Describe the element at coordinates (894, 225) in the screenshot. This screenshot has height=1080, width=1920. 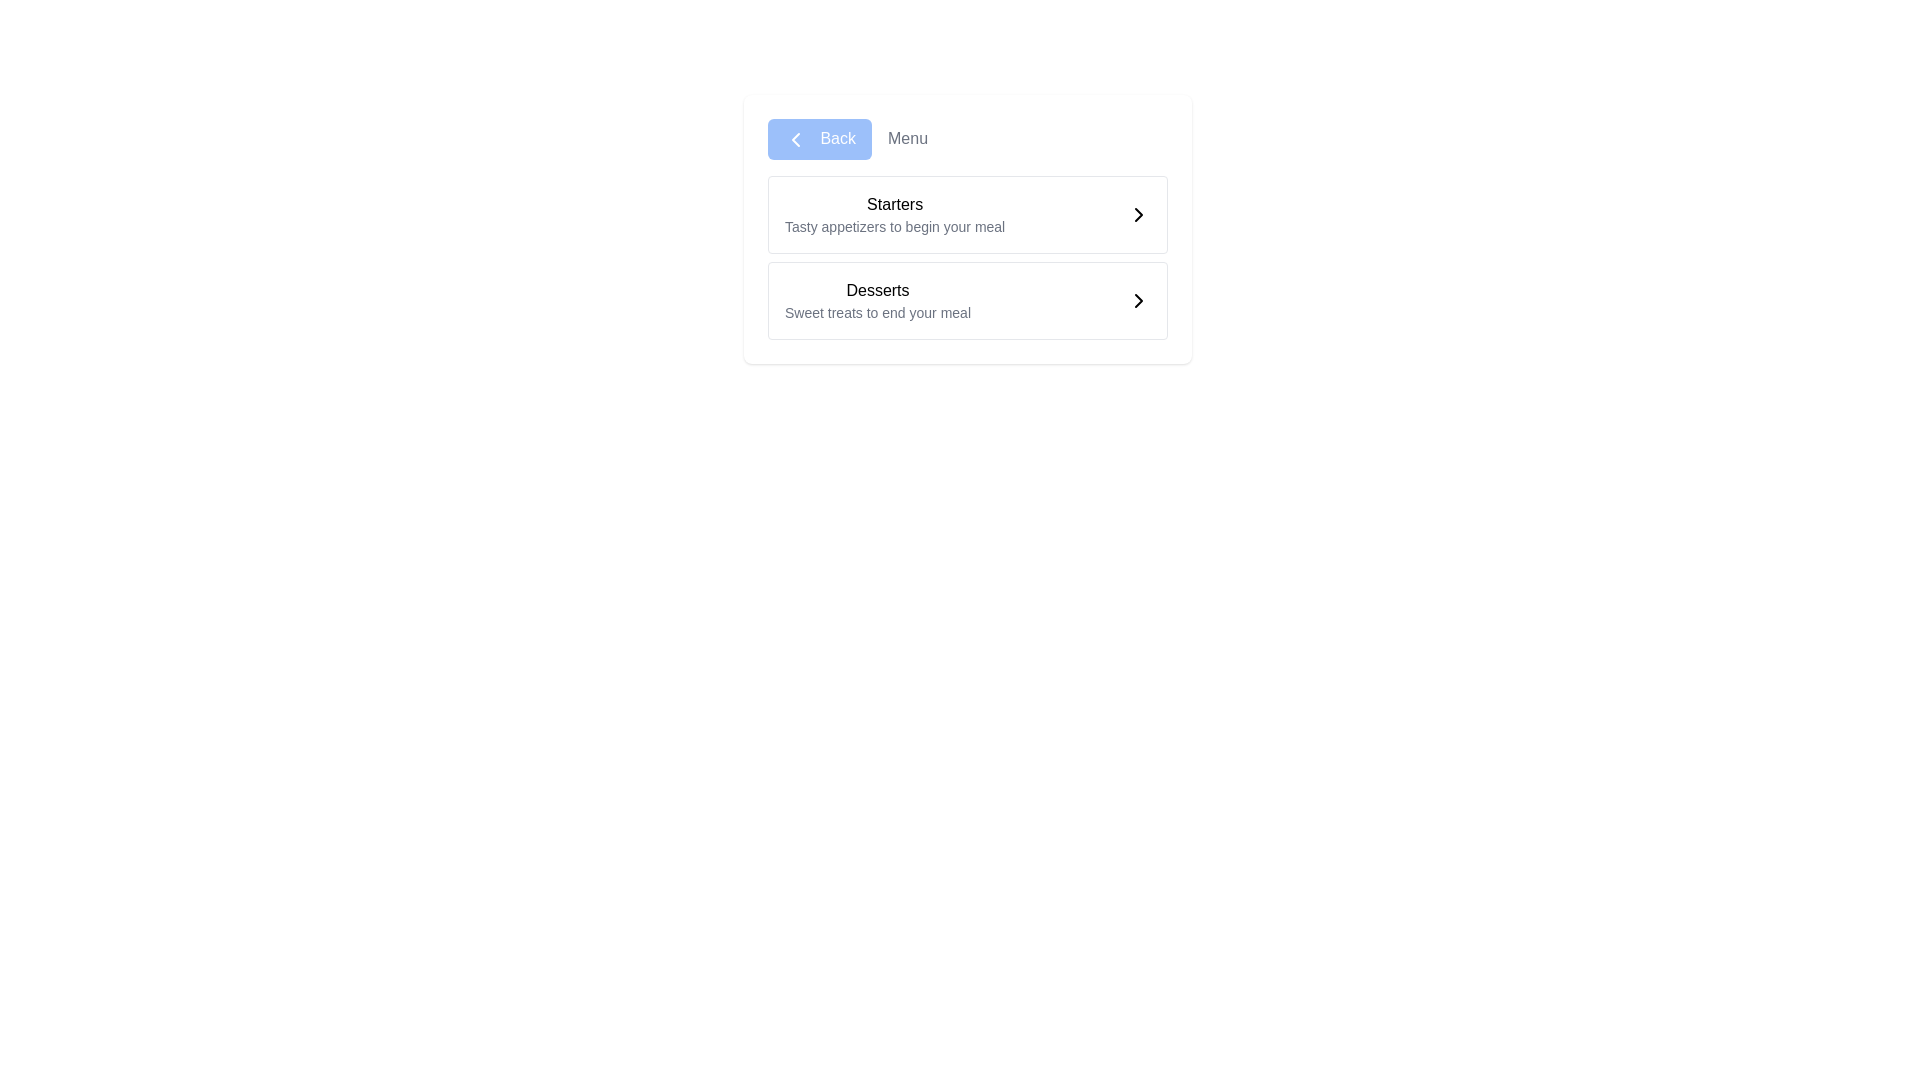
I see `the descriptive text segment that reads 'Tasty appetizers to begin your meal', which is styled in gray and positioned directly beneath the heading 'Starters'` at that location.